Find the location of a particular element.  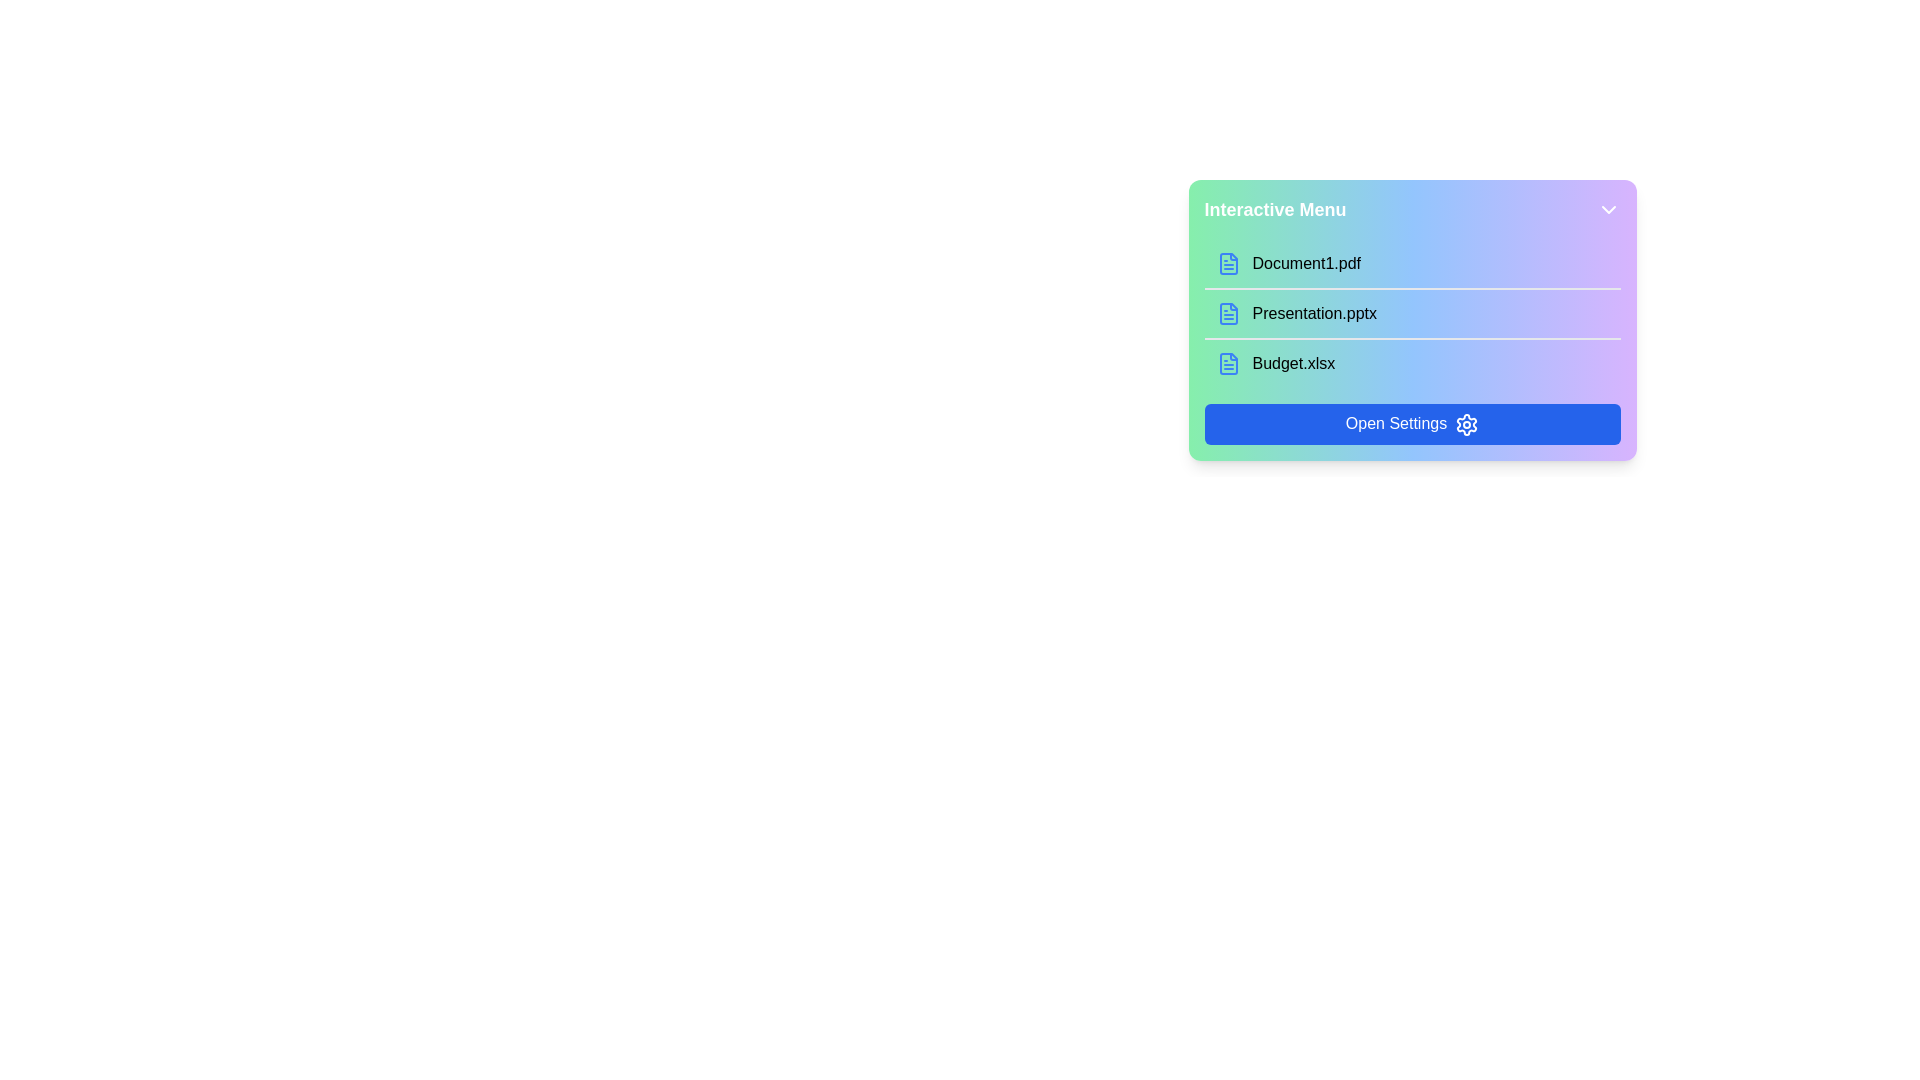

the first list item 'Document1.pdf' in the Interactive Menu is located at coordinates (1411, 262).